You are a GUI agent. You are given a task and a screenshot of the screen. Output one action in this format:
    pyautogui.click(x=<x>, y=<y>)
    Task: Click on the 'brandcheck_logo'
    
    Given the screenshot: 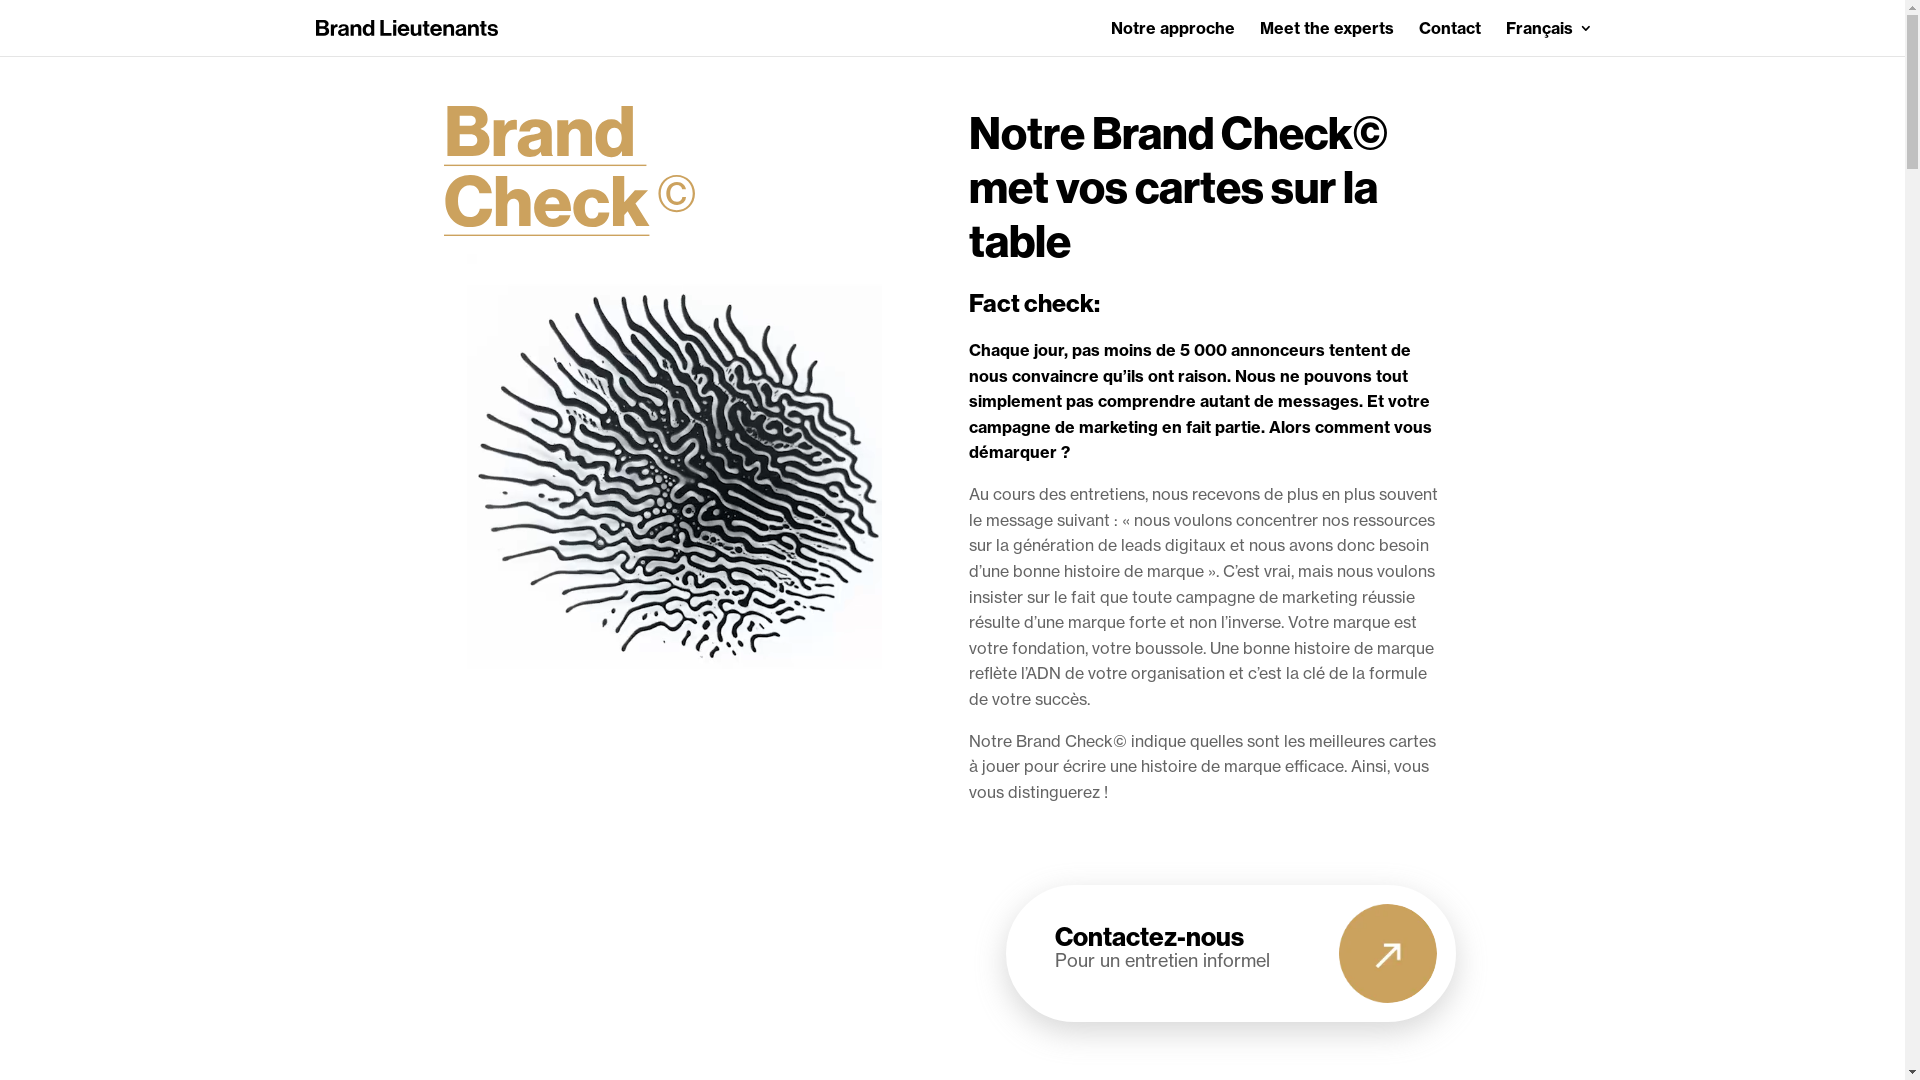 What is the action you would take?
    pyautogui.click(x=443, y=169)
    